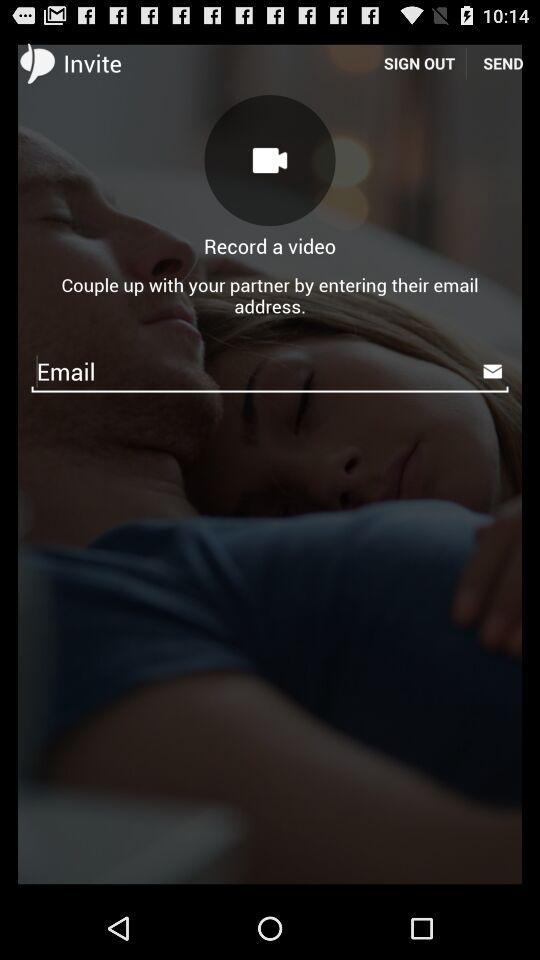  What do you see at coordinates (418, 62) in the screenshot?
I see `item next to send` at bounding box center [418, 62].